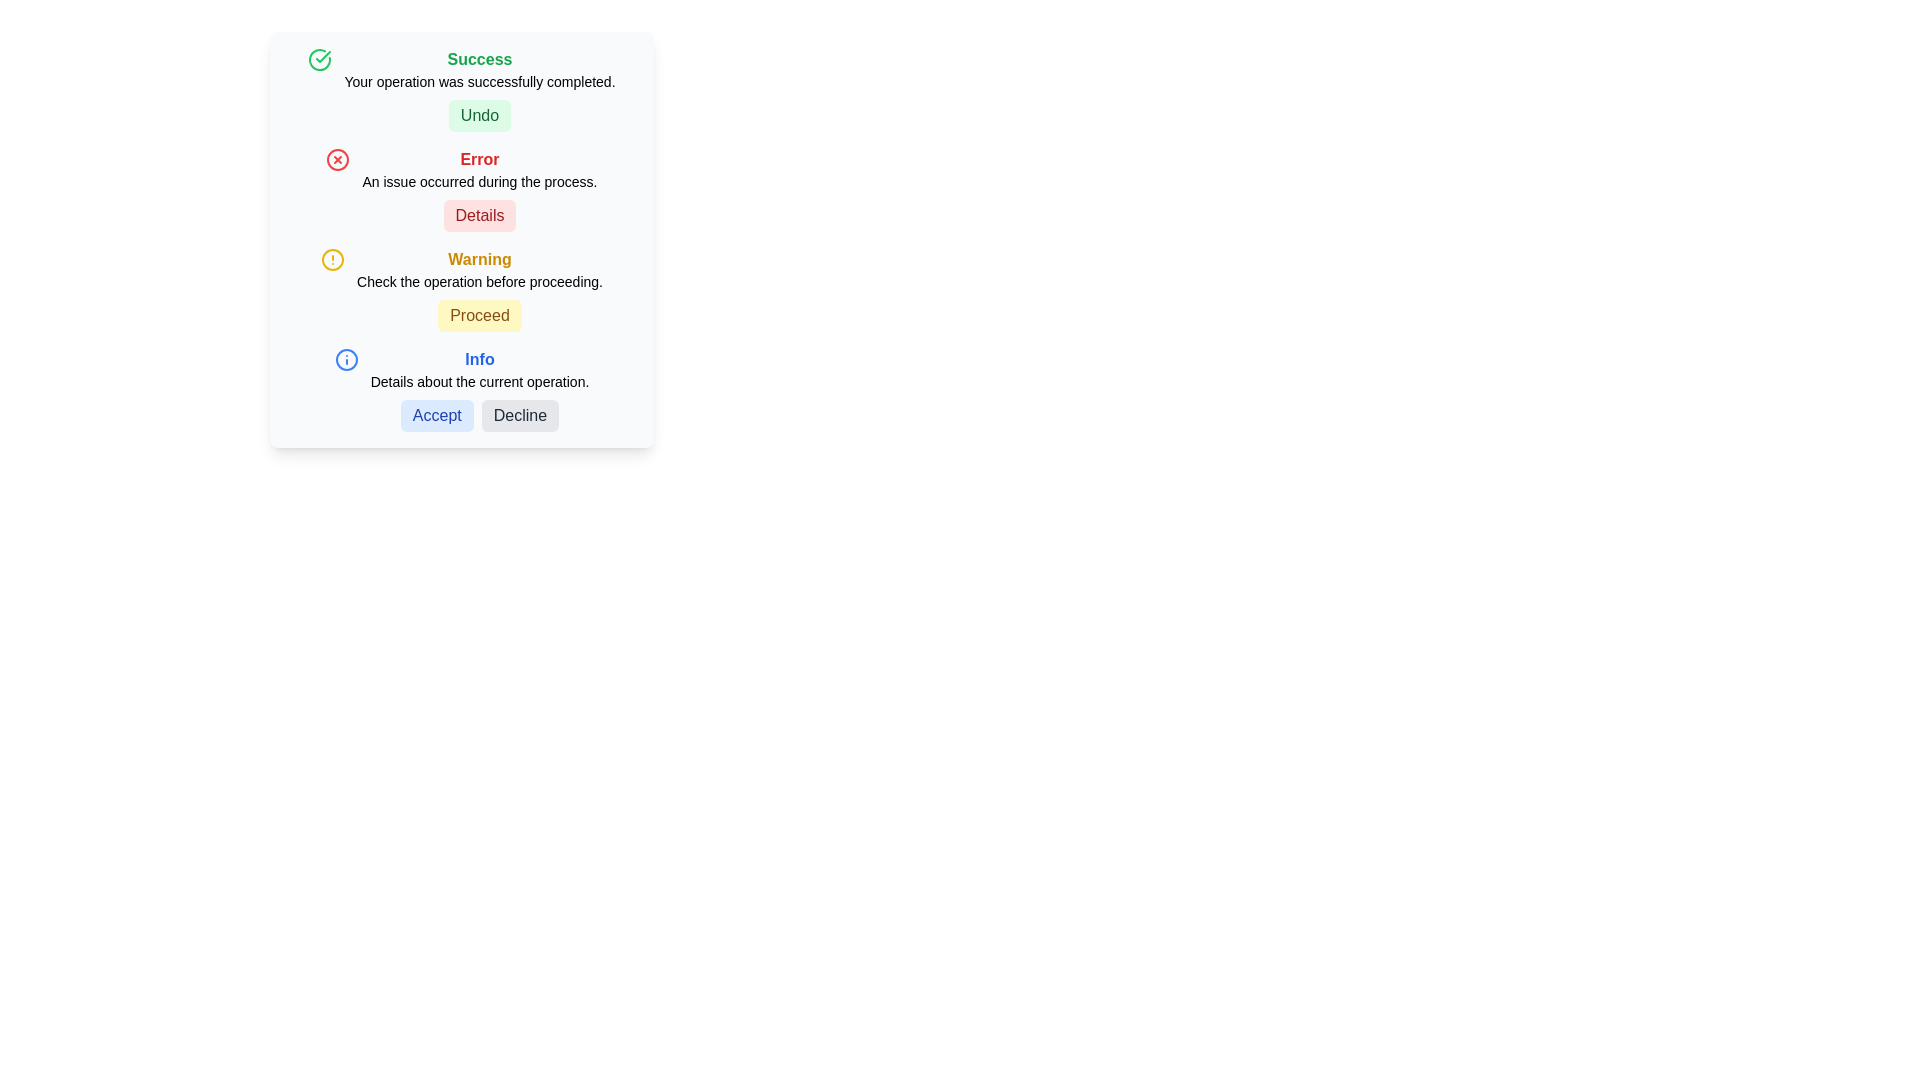 The image size is (1920, 1080). Describe the element at coordinates (346, 358) in the screenshot. I see `the outermost circular outline of the informational icon located at the bottom of the panel, which indicates attention or provides additional context to the user` at that location.